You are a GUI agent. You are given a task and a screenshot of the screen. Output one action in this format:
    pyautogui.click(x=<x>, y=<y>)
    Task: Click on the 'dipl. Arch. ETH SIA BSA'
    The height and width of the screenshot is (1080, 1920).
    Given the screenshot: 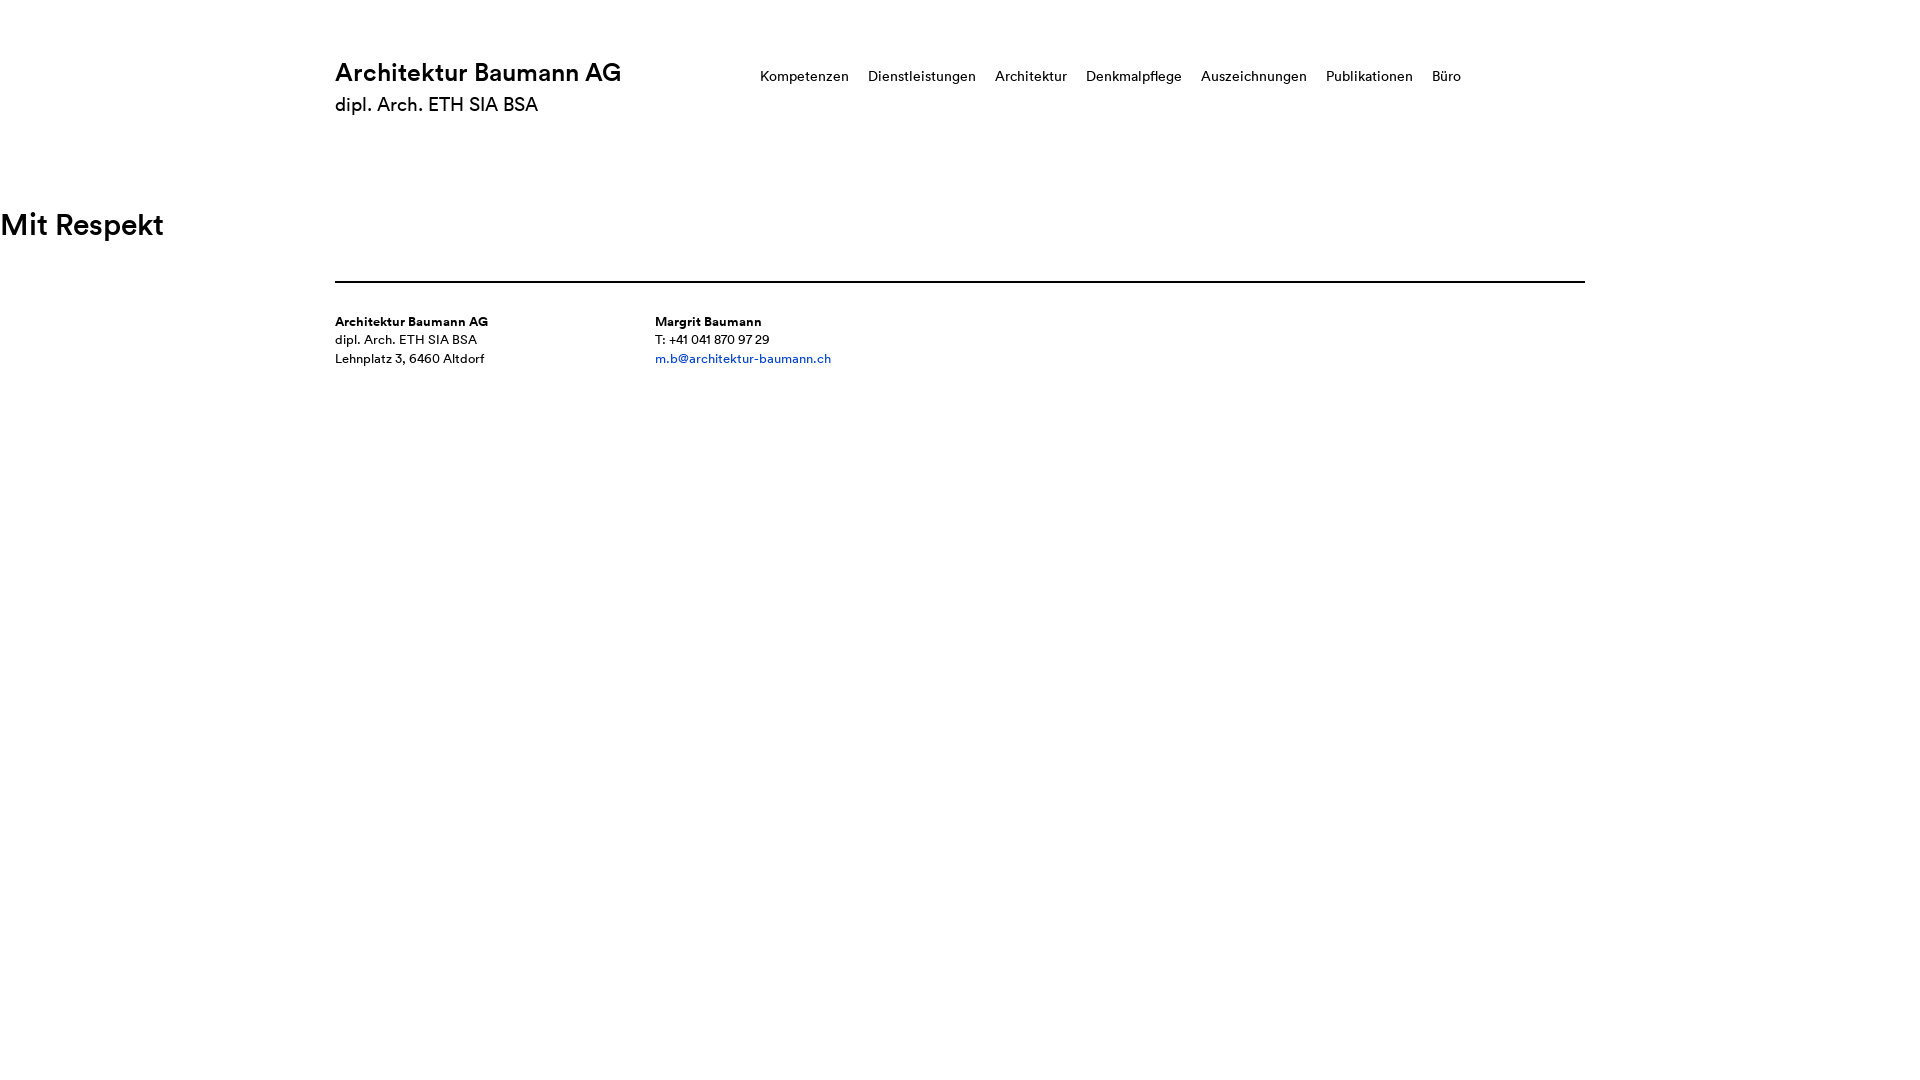 What is the action you would take?
    pyautogui.click(x=435, y=104)
    